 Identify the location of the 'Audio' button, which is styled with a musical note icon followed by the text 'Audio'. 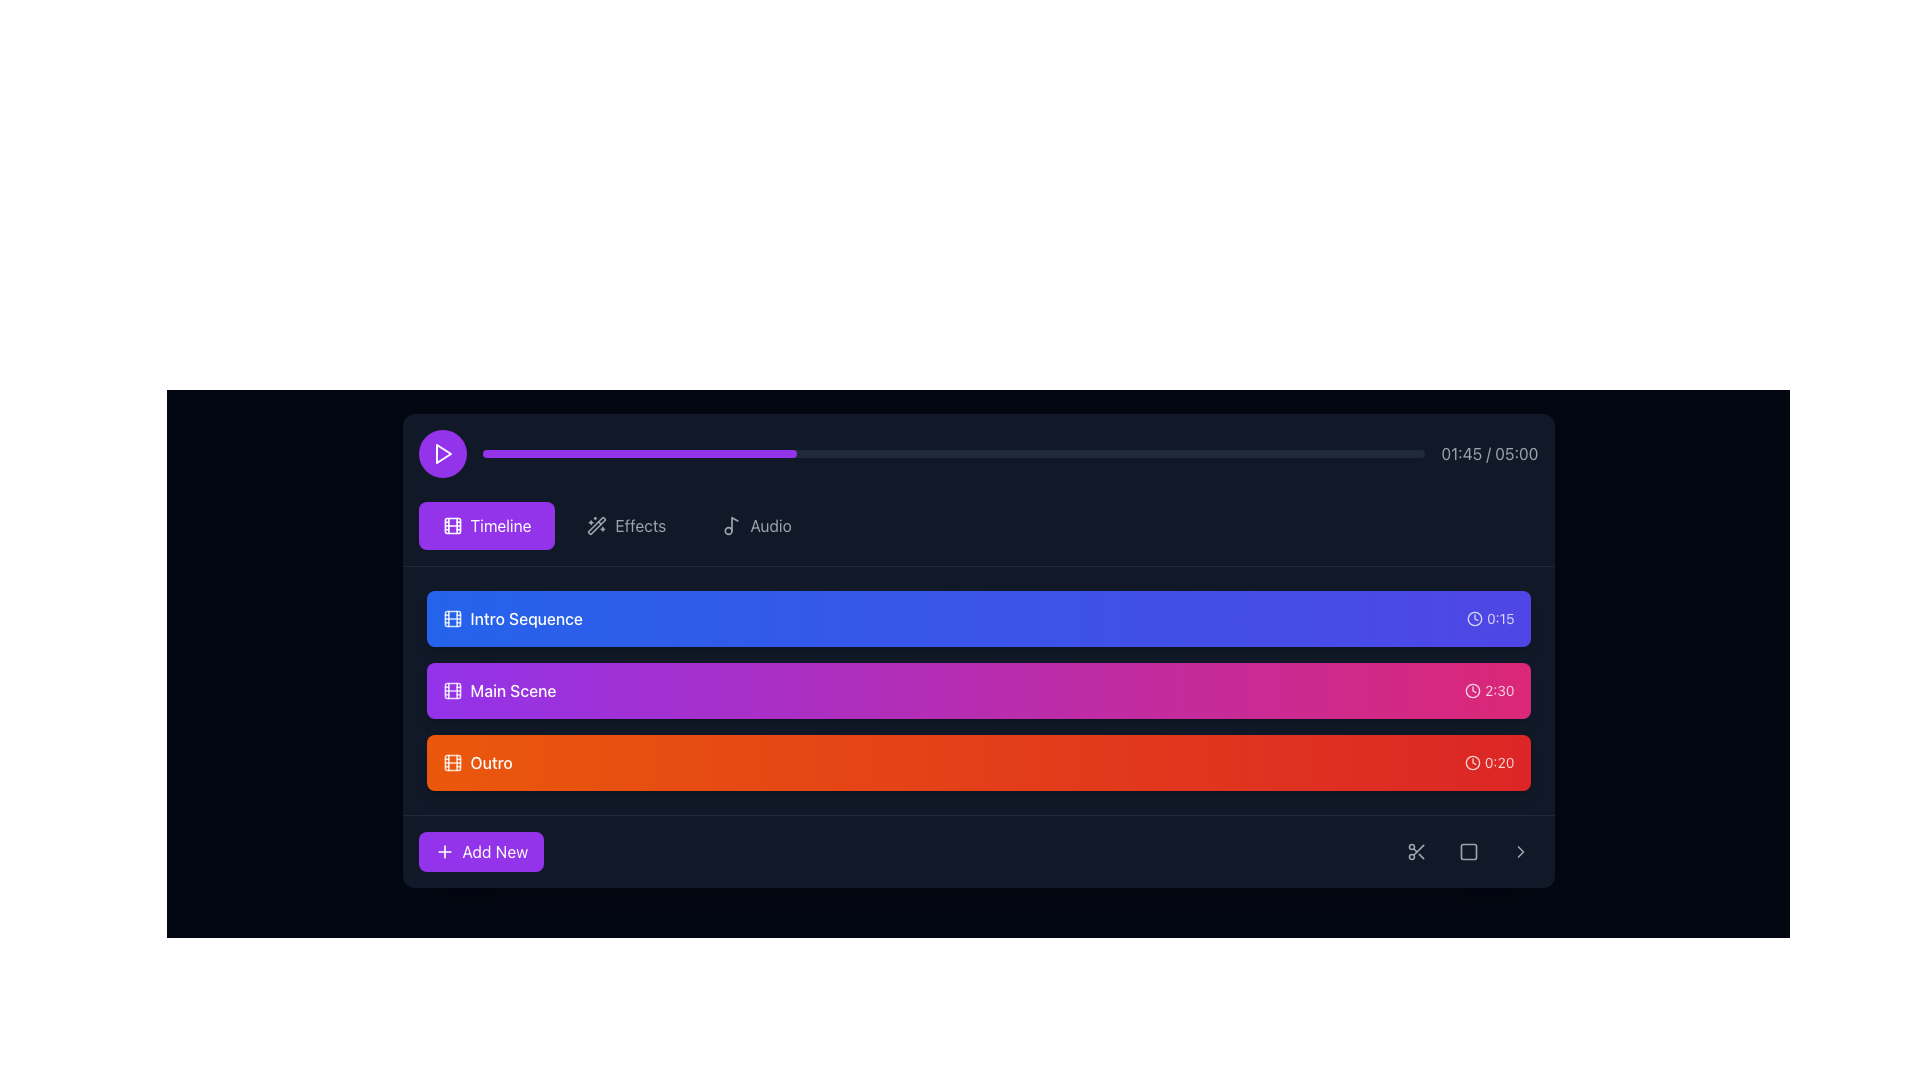
(756, 524).